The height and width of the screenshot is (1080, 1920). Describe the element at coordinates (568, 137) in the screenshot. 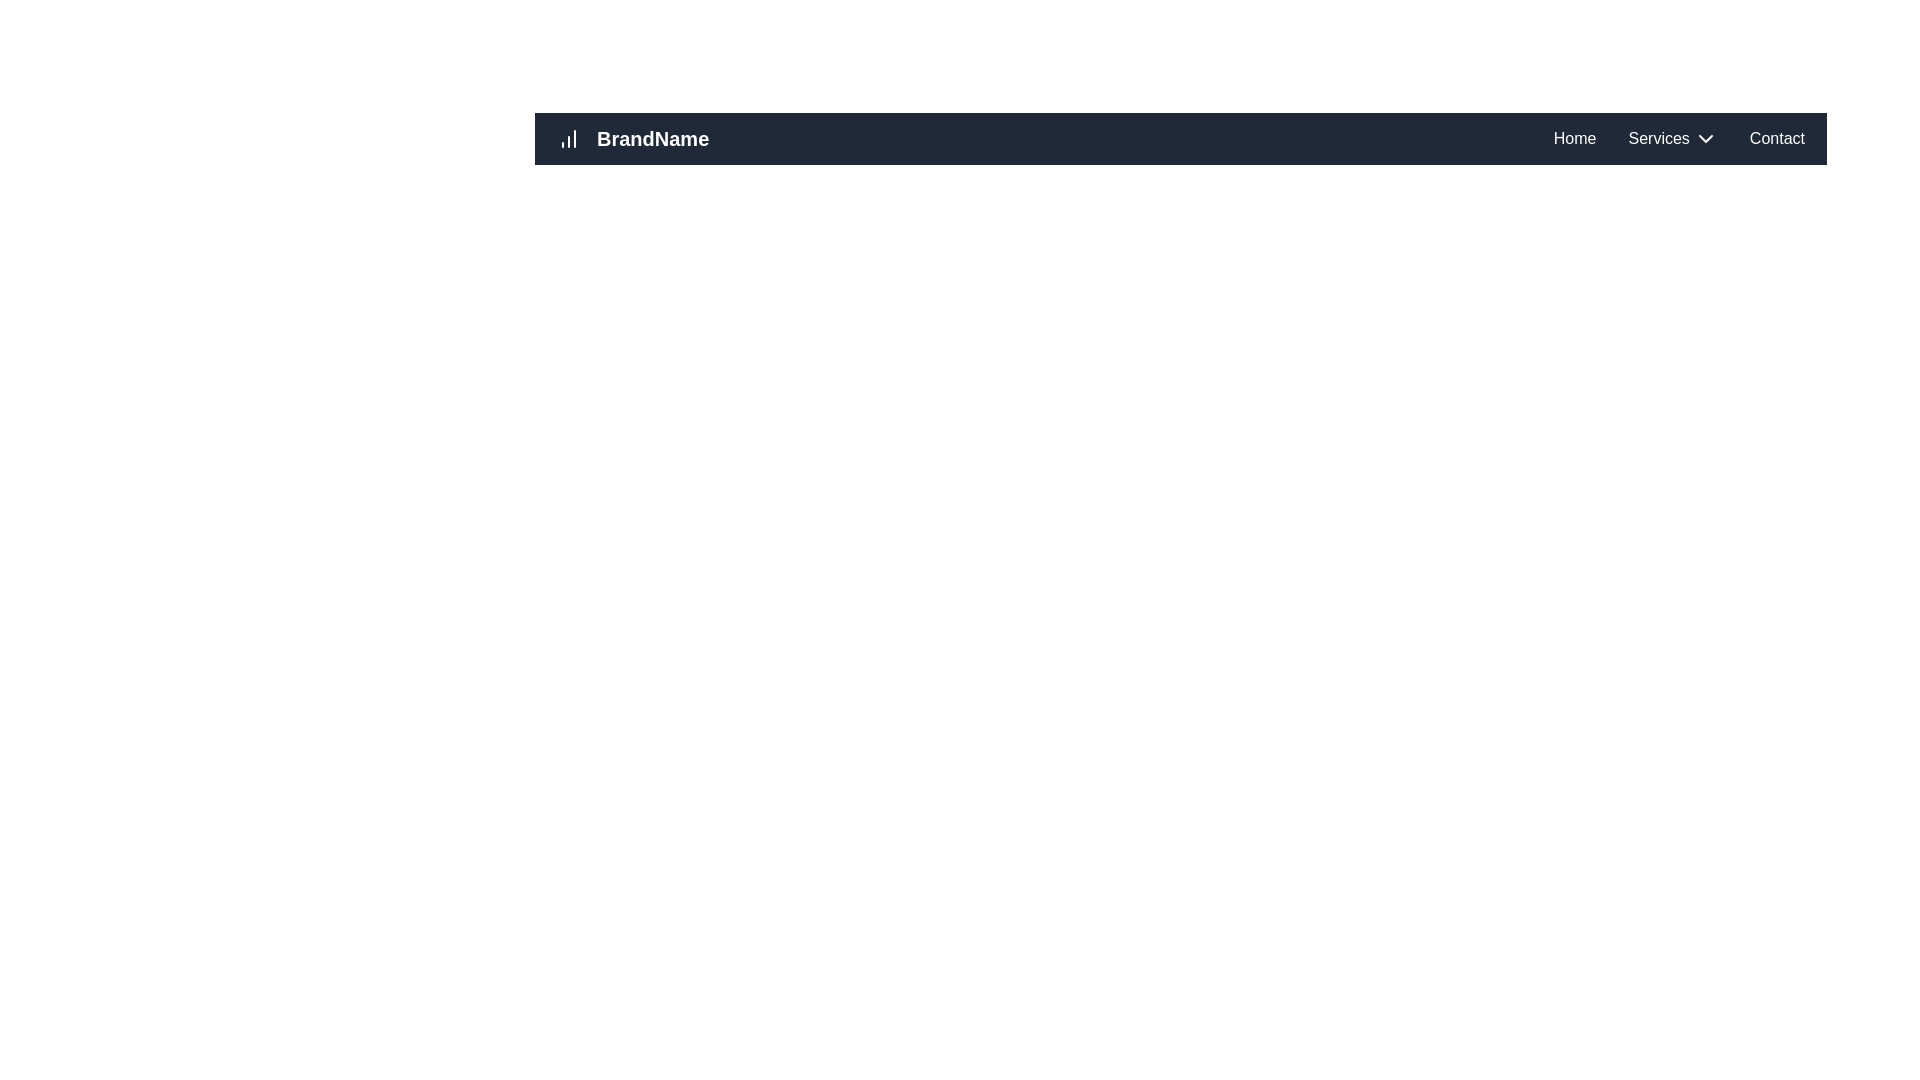

I see `the analytics icon located to the left of the 'BrandName' label in the header` at that location.